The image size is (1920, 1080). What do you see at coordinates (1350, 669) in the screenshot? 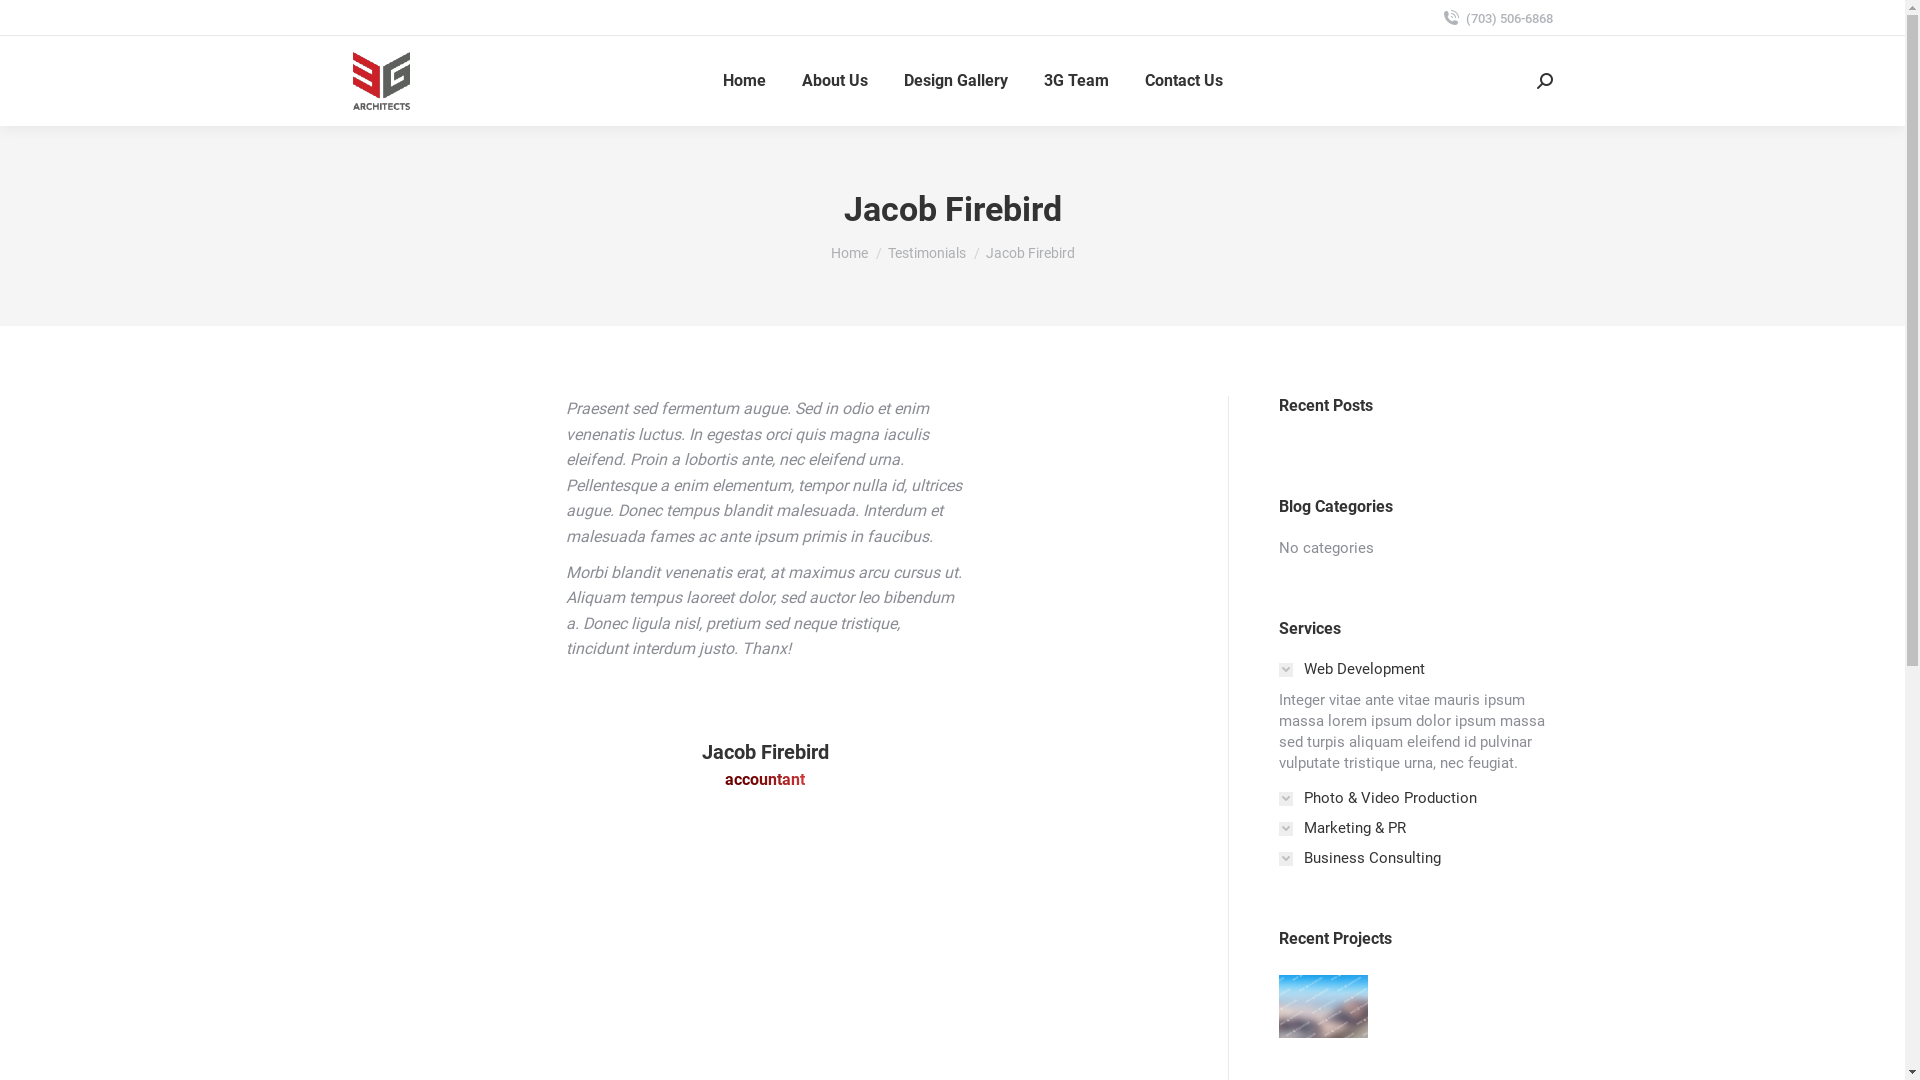
I see `'Web Development'` at bounding box center [1350, 669].